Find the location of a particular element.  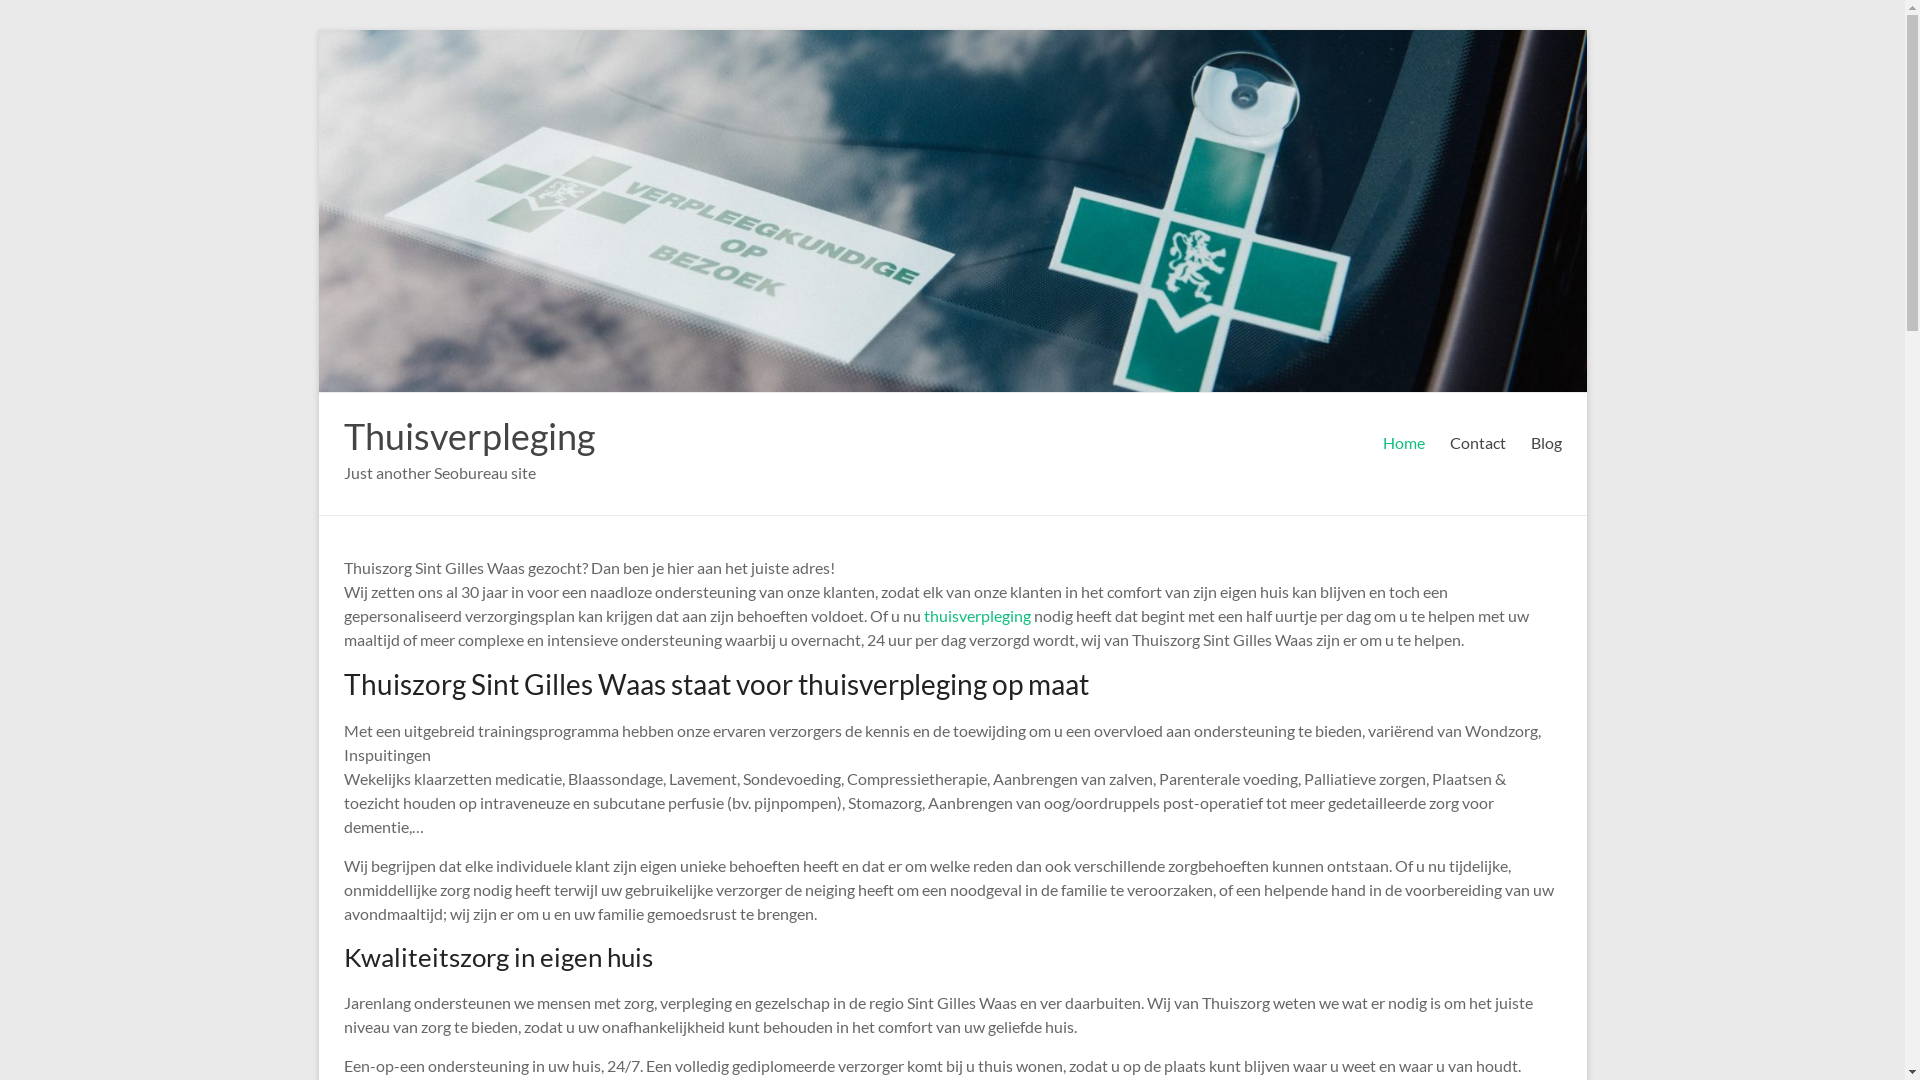

'Blog' is located at coordinates (1544, 442).